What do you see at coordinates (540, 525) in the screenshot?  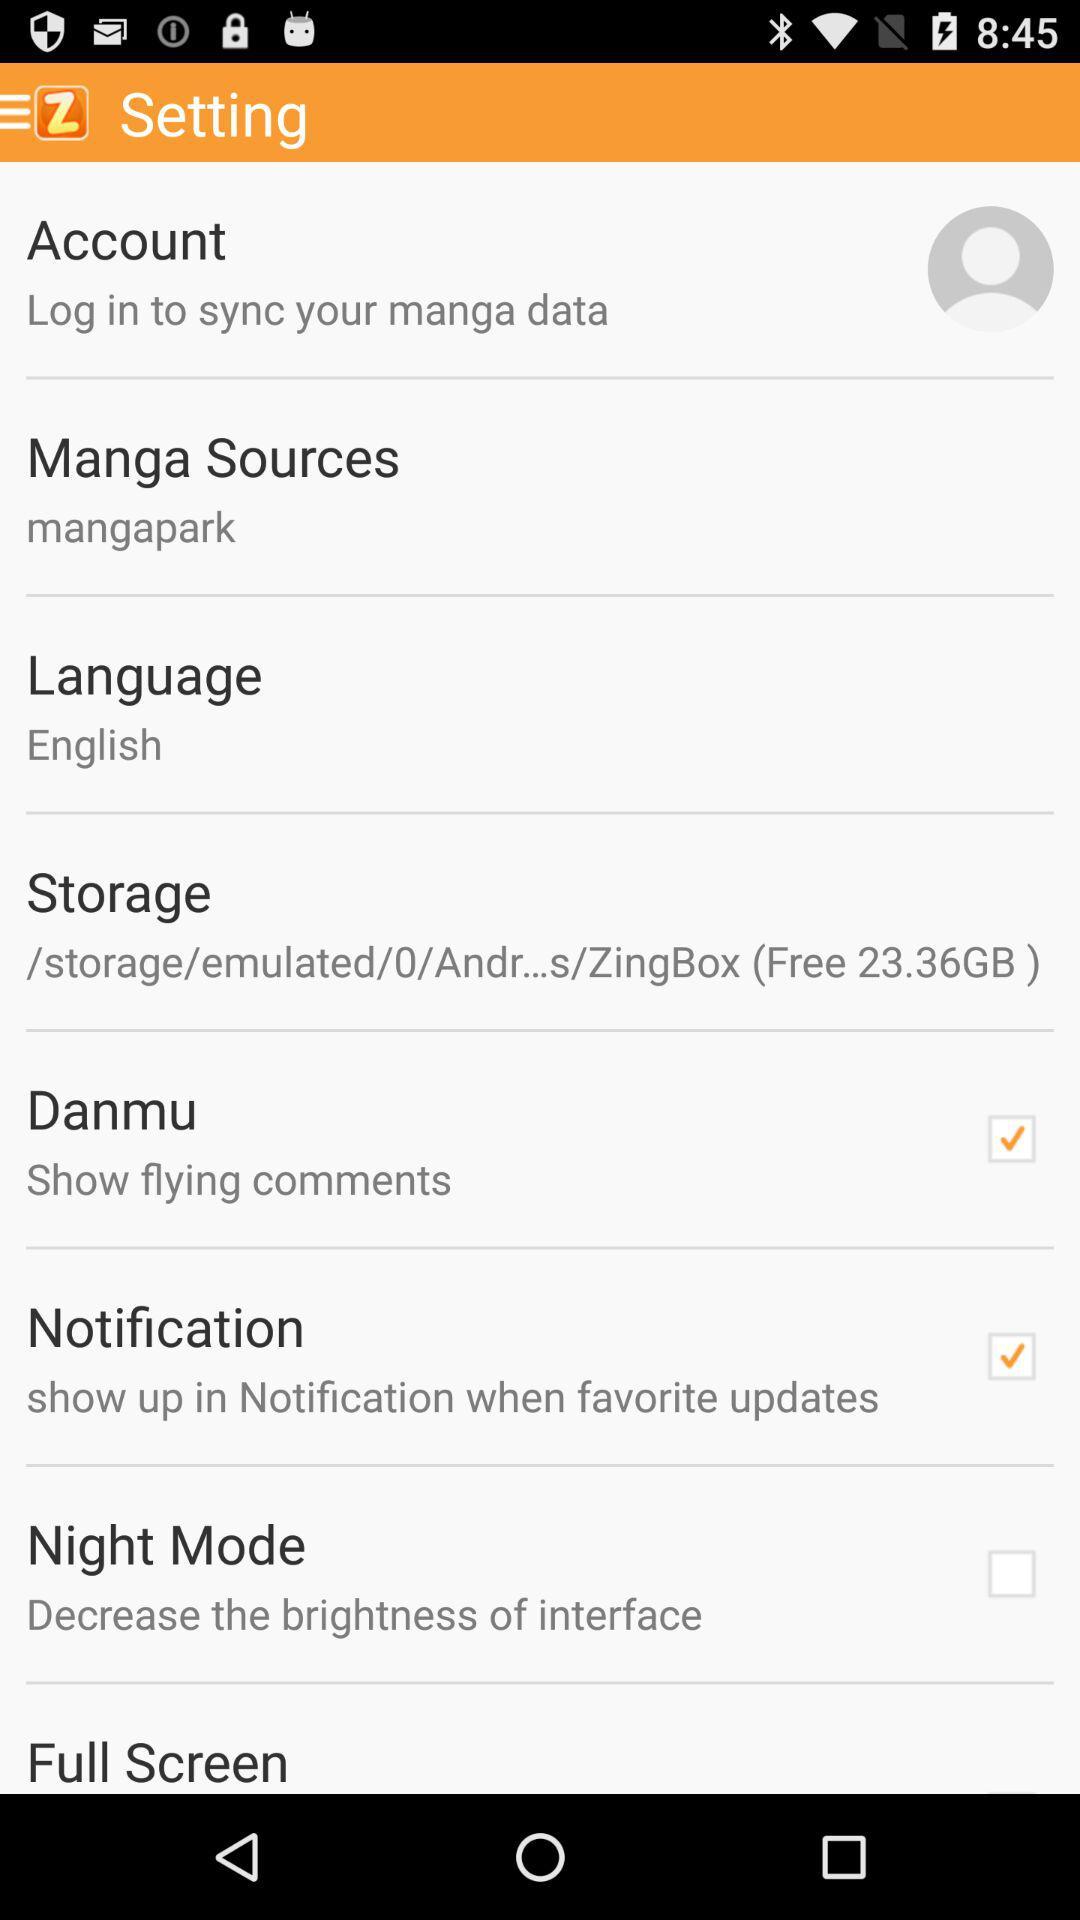 I see `the icon below manga sources app` at bounding box center [540, 525].